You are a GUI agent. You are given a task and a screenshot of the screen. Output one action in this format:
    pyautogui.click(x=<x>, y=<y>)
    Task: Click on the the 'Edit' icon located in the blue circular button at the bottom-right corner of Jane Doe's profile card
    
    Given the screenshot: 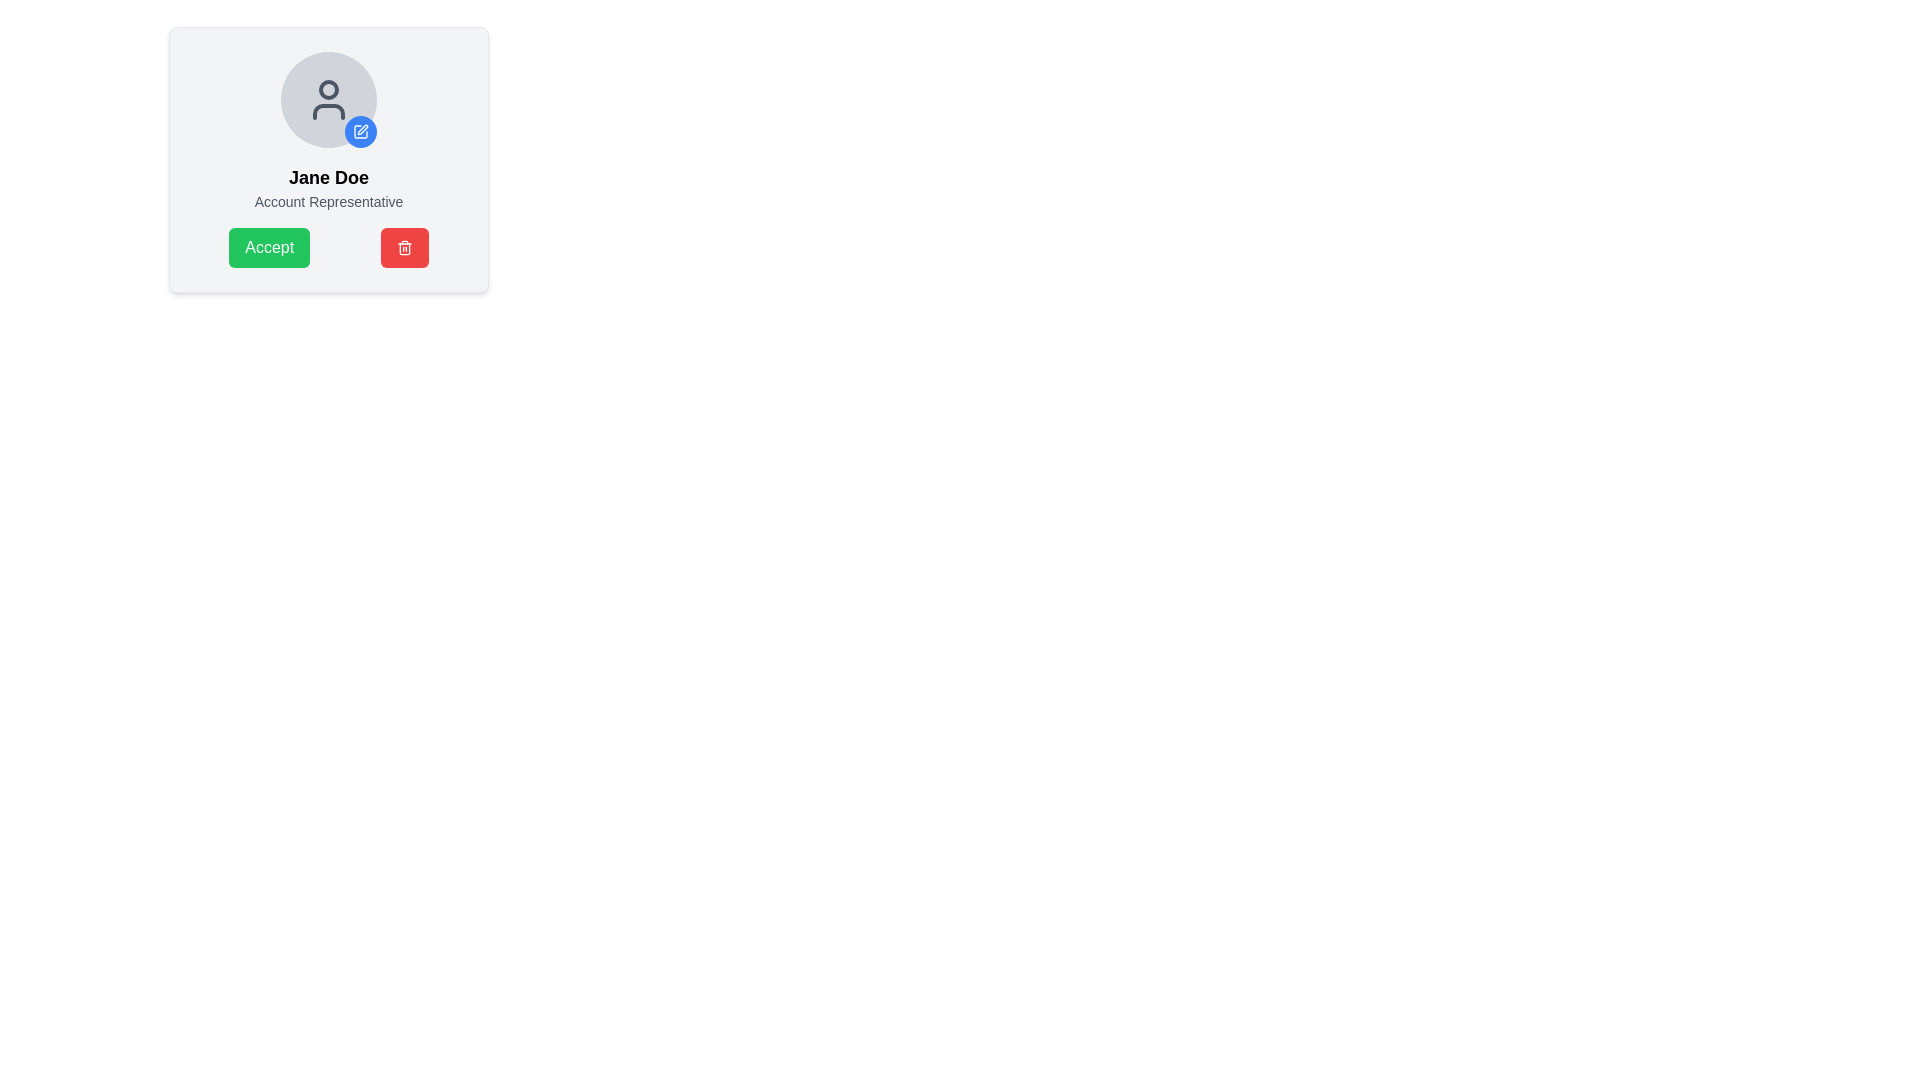 What is the action you would take?
    pyautogui.click(x=360, y=131)
    